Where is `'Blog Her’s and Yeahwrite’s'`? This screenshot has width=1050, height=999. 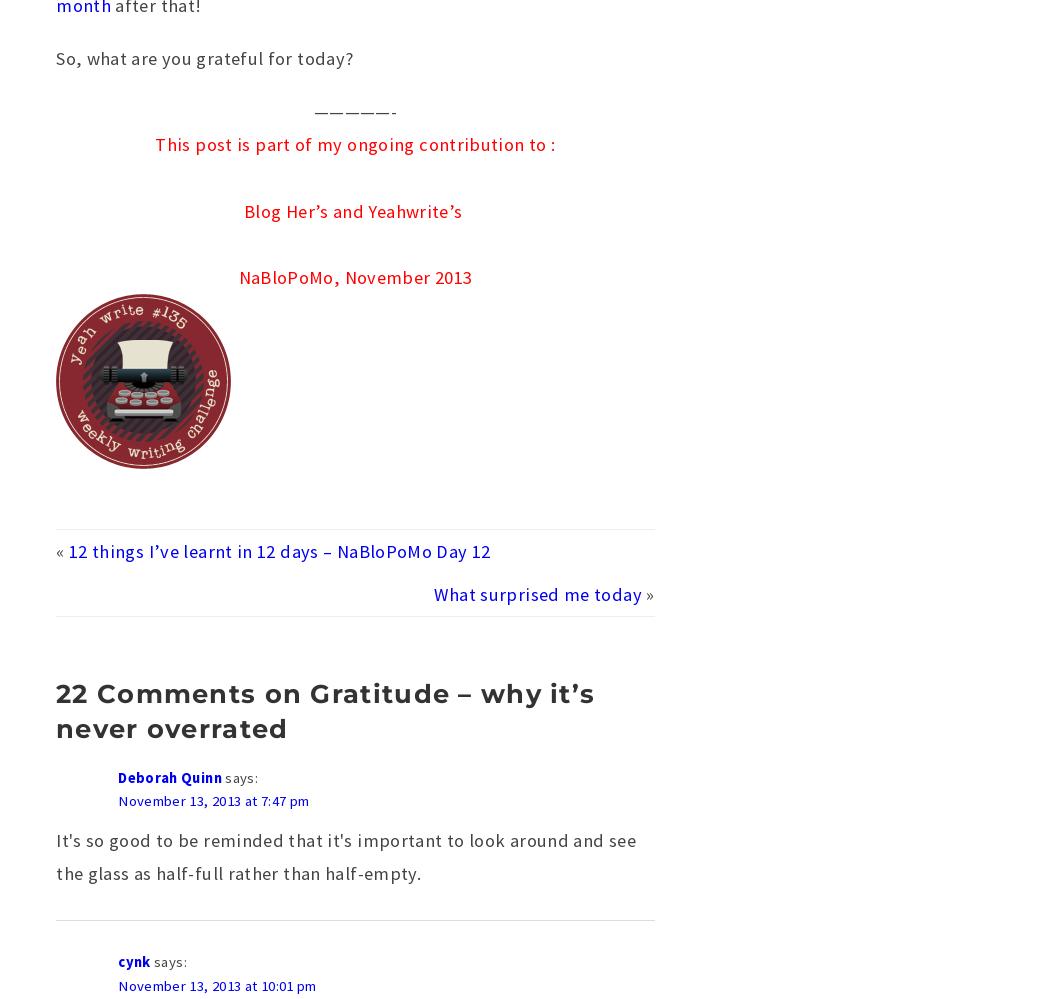 'Blog Her’s and Yeahwrite’s' is located at coordinates (353, 209).